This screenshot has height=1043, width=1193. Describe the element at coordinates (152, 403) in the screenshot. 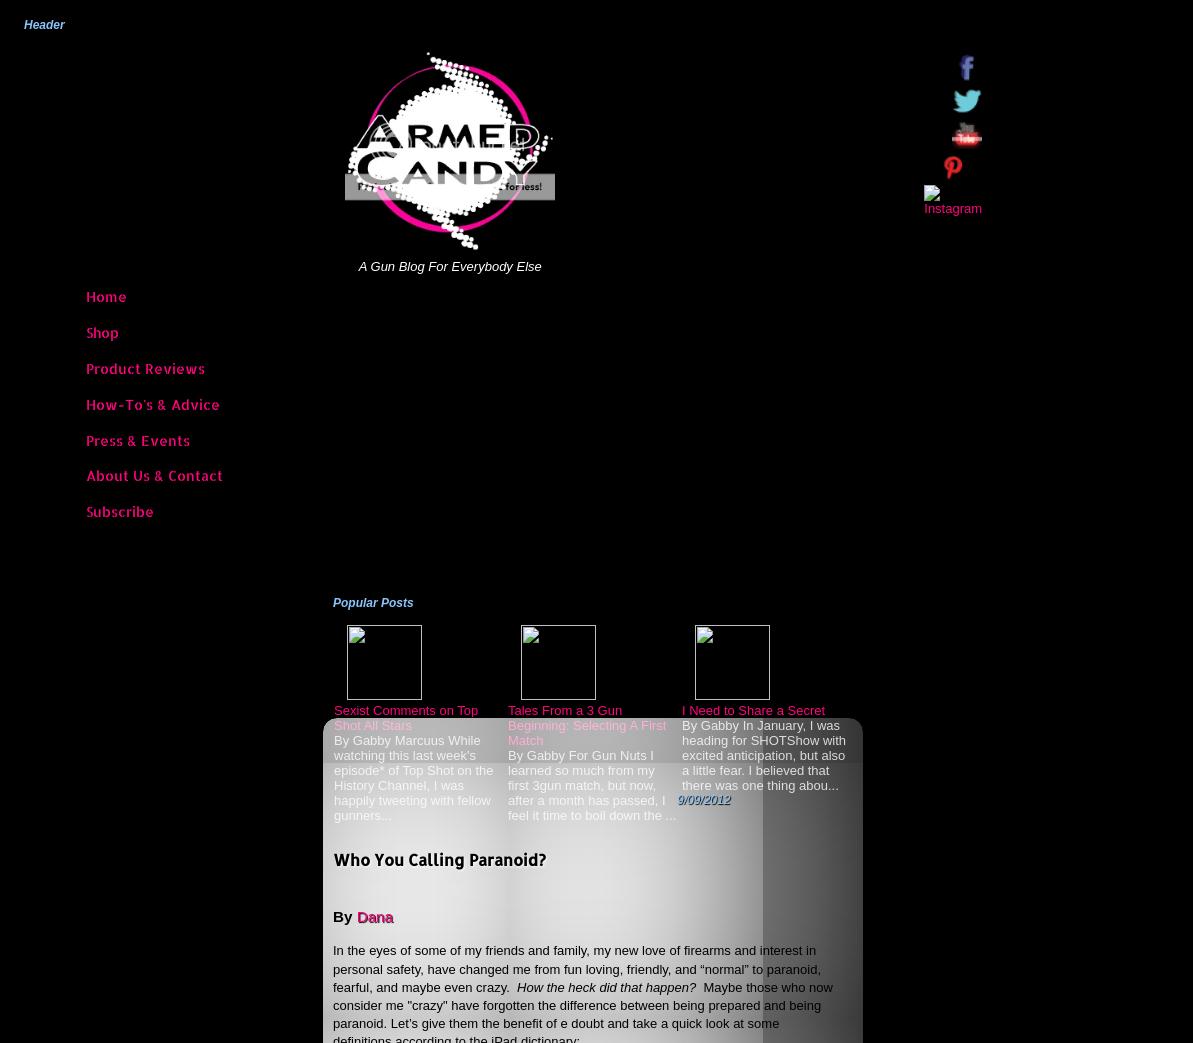

I see `'How-To's & Advice'` at that location.